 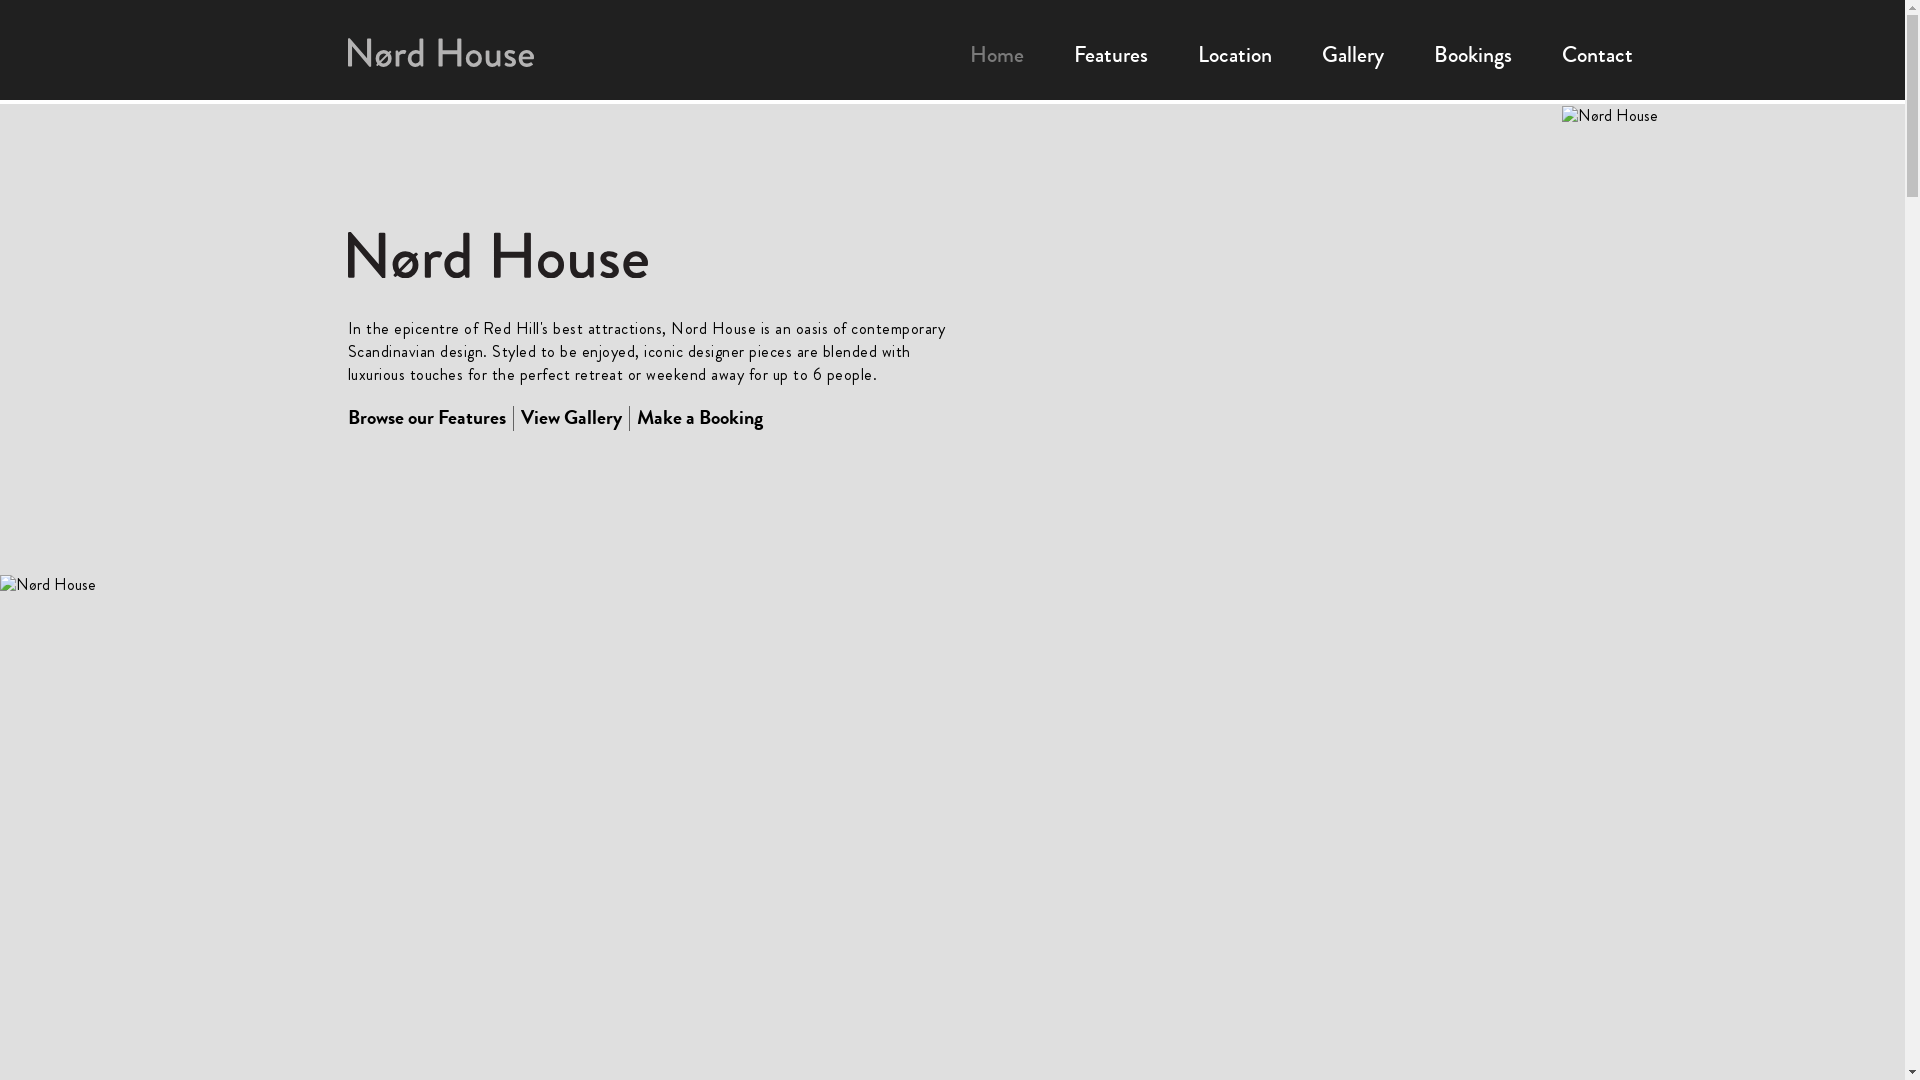 I want to click on 'View Gallery', so click(x=569, y=416).